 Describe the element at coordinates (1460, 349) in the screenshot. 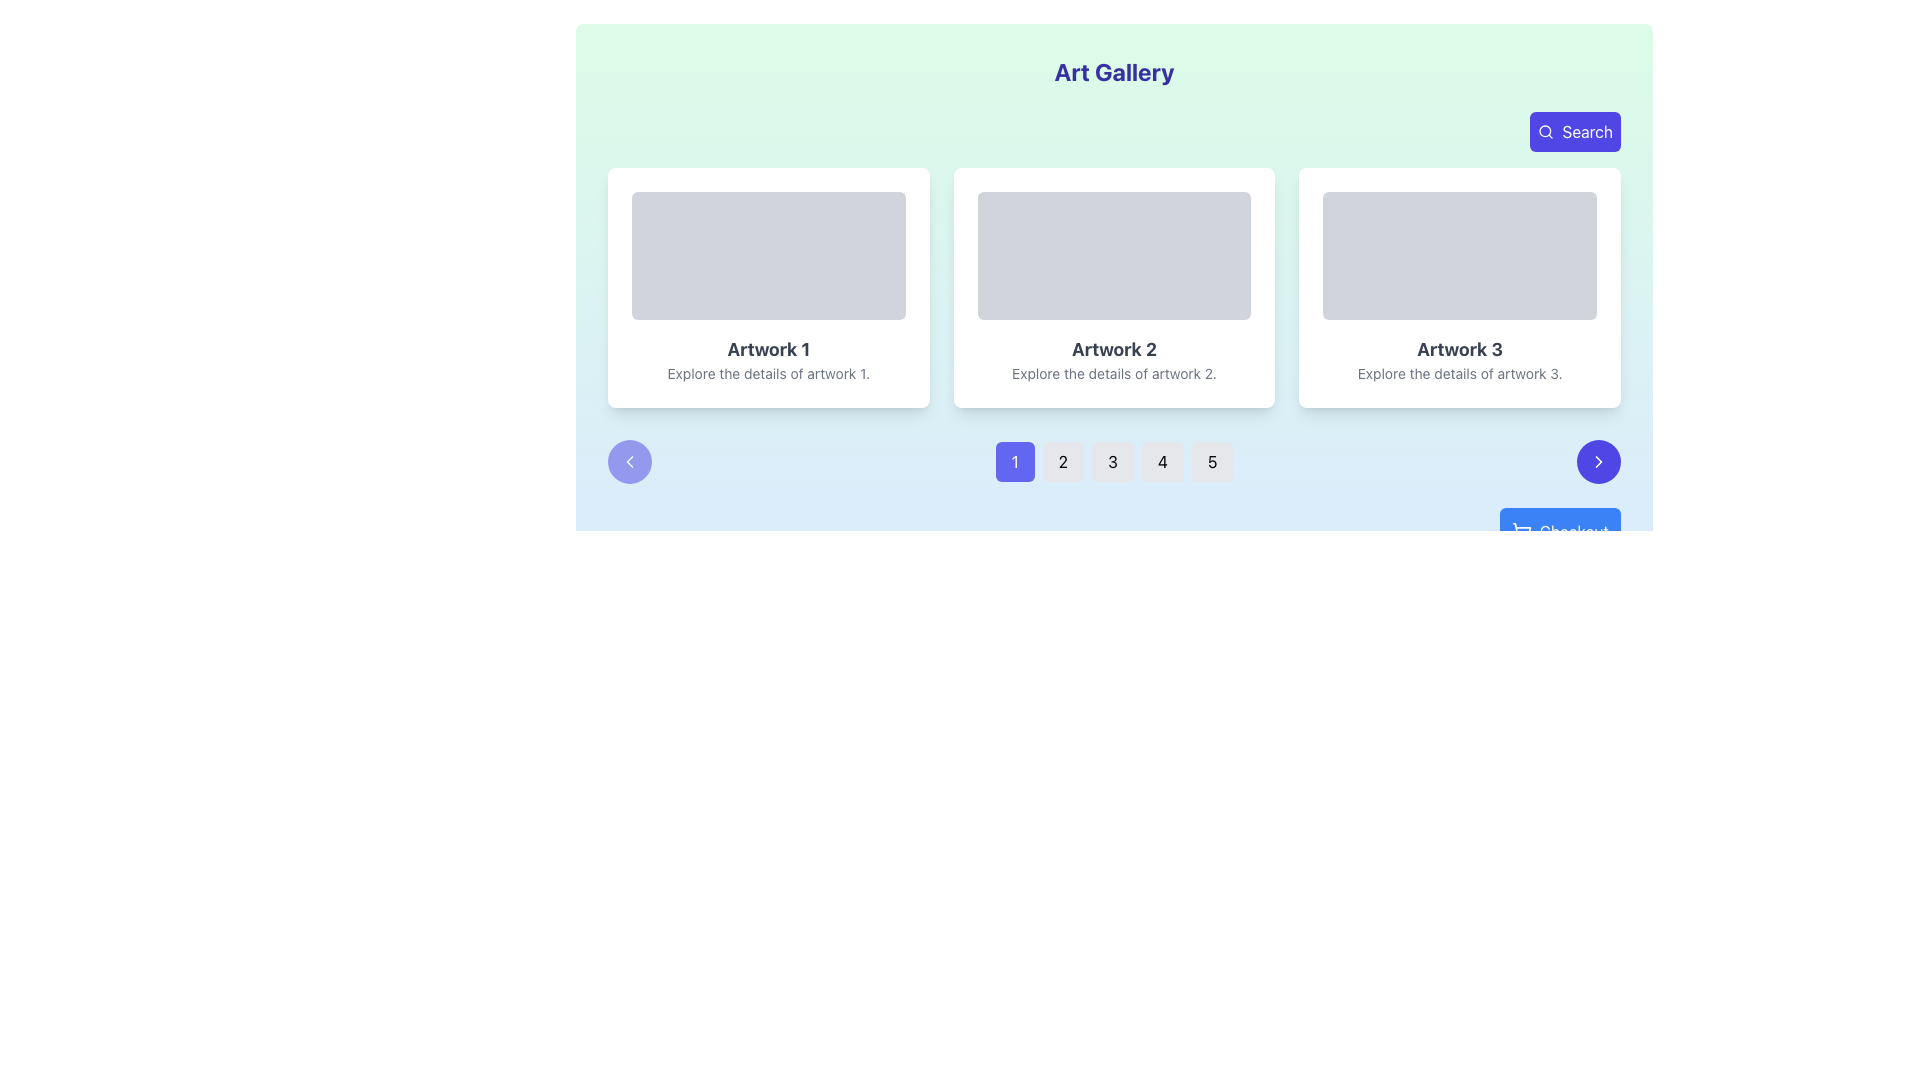

I see `the bold text label reading 'Artwork 3', which is part of the third card in a horizontally oriented list, located directly below the image placeholder` at that location.